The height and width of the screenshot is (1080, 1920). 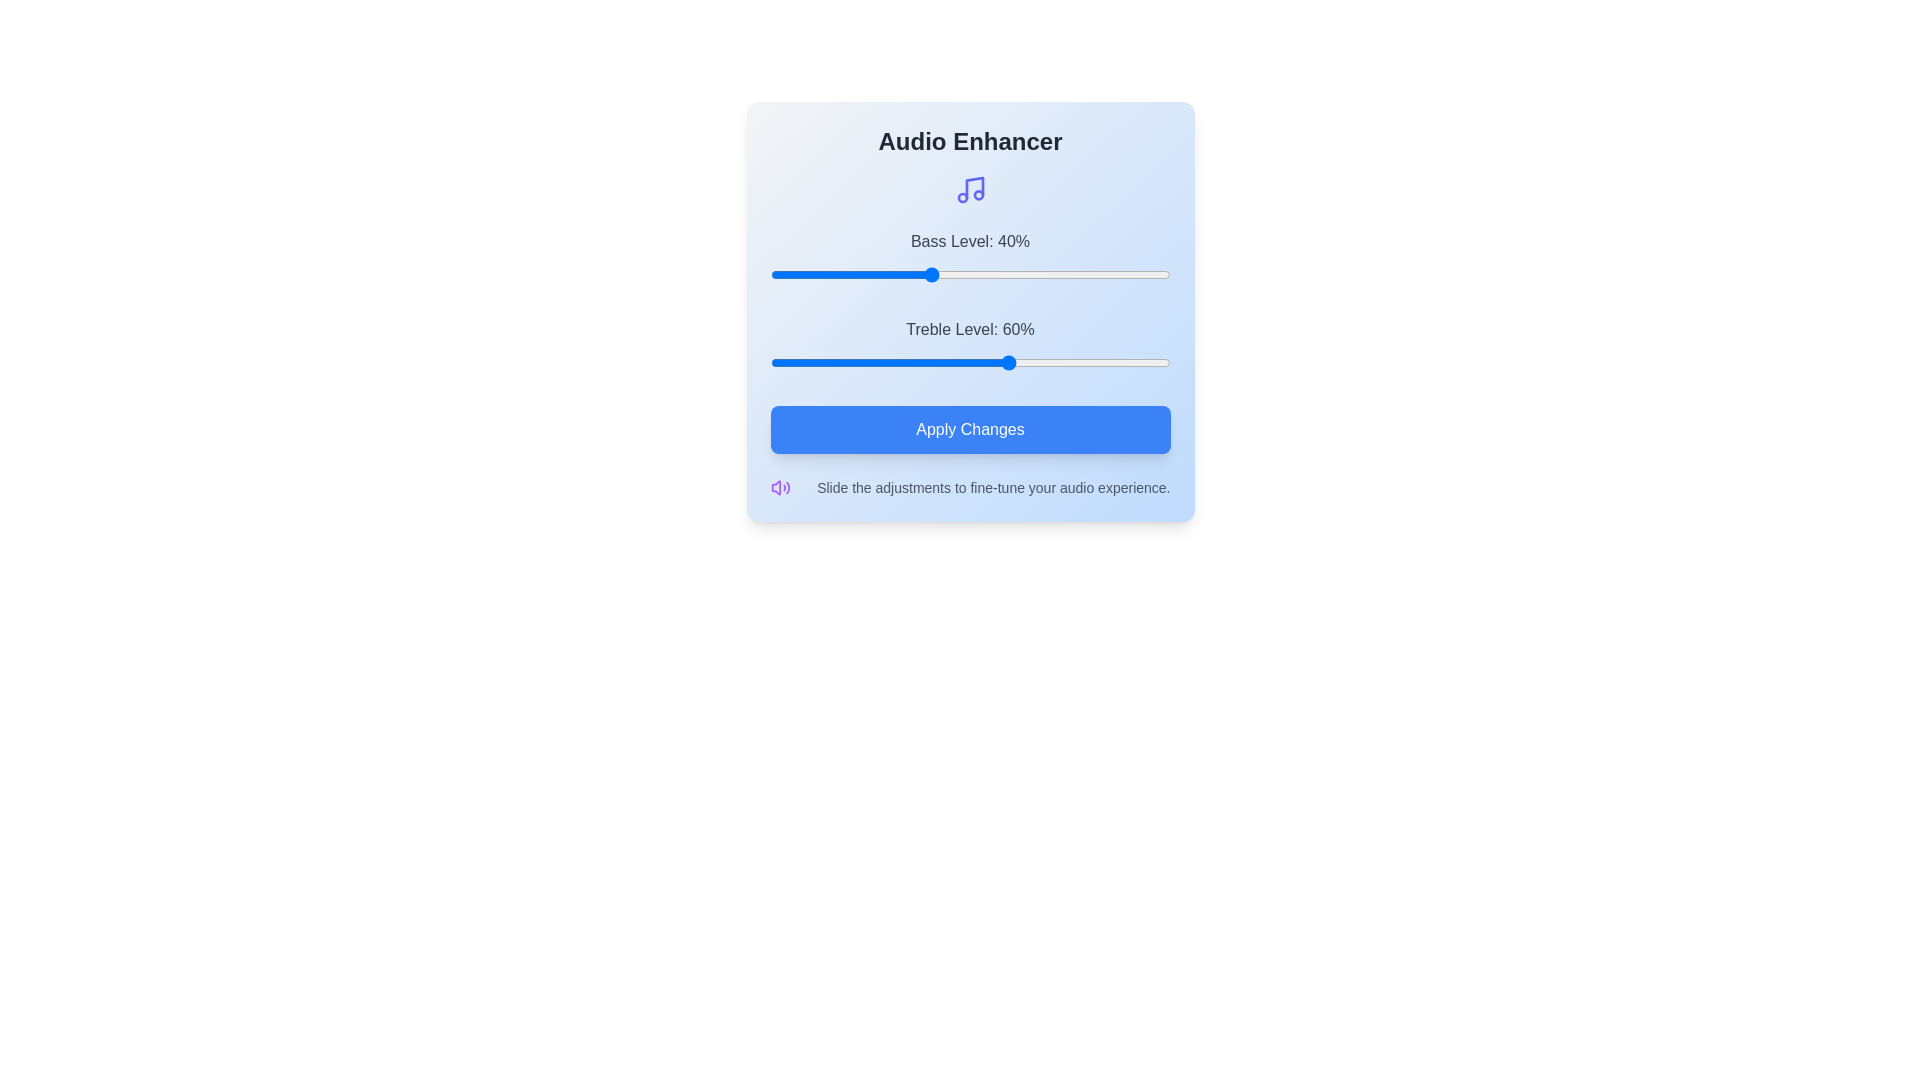 What do you see at coordinates (1038, 274) in the screenshot?
I see `the bass level slider to 67%` at bounding box center [1038, 274].